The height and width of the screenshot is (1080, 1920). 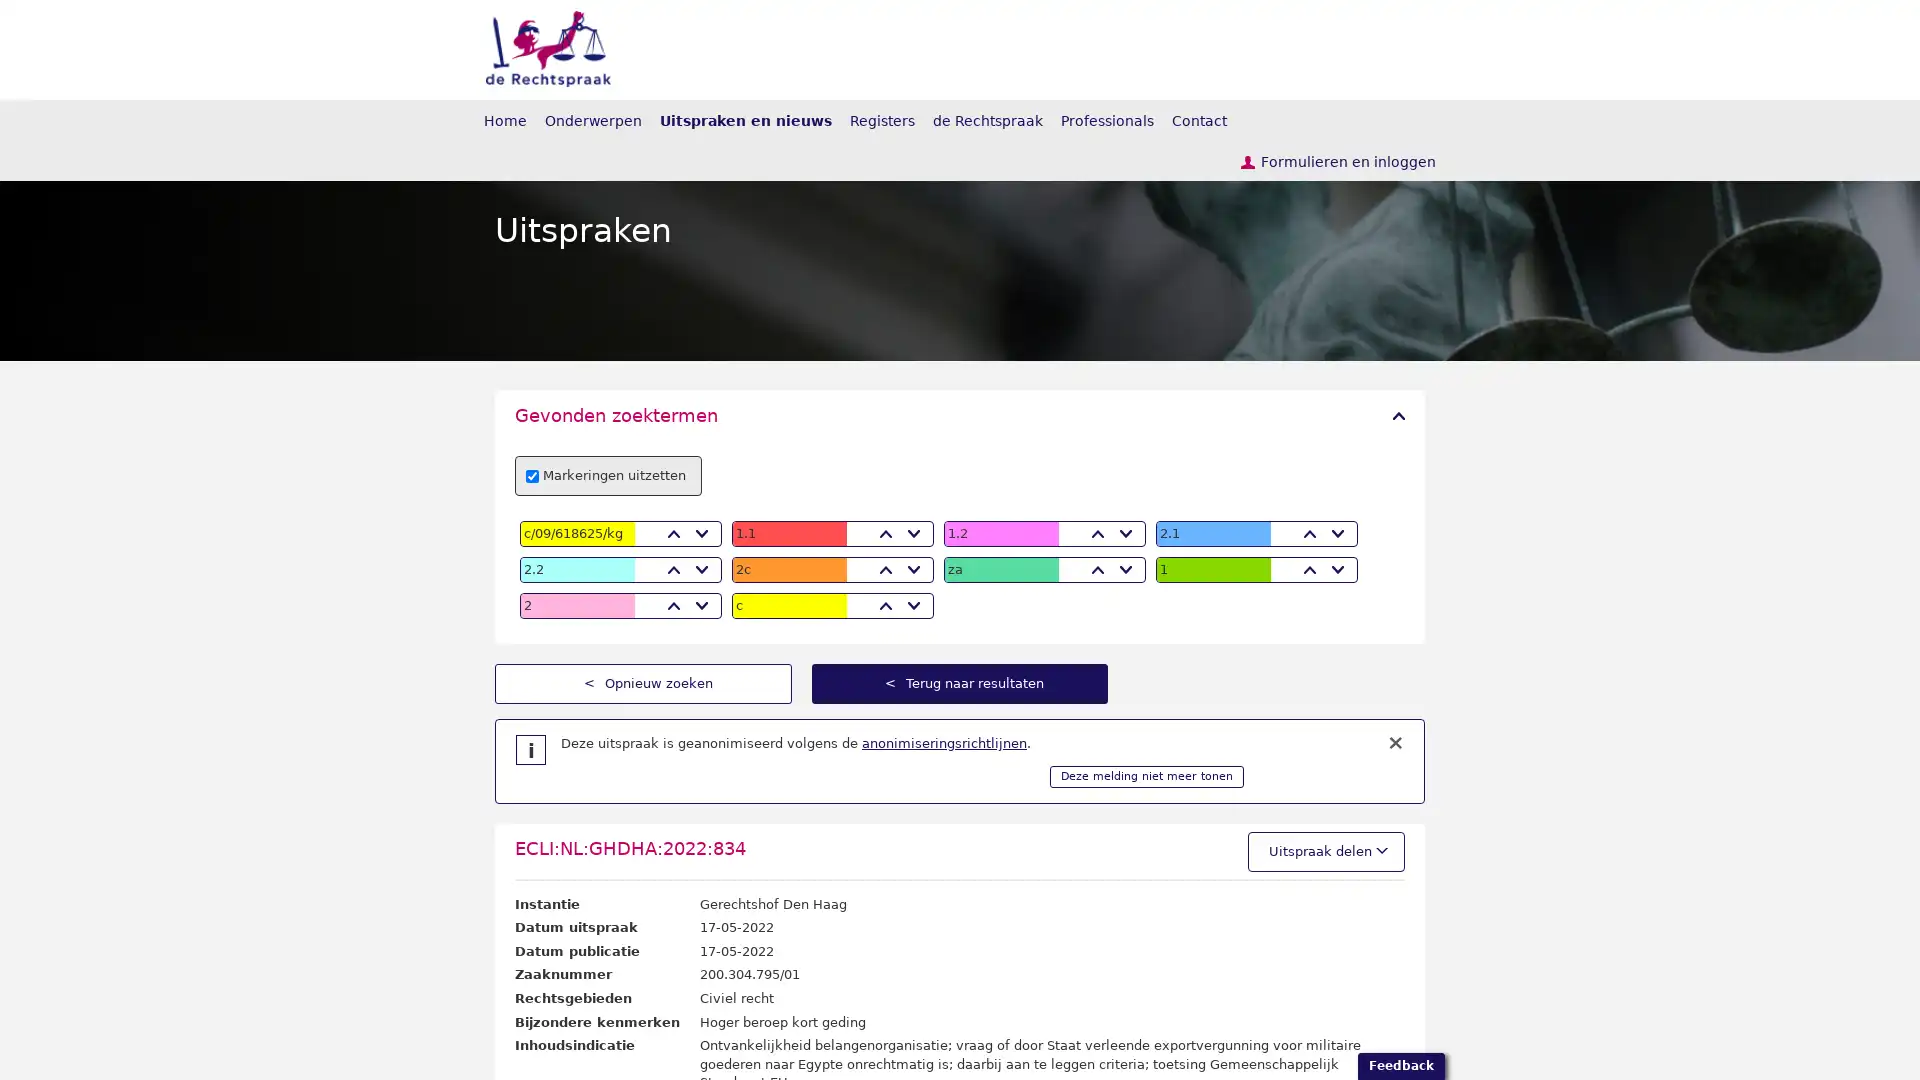 What do you see at coordinates (1146, 774) in the screenshot?
I see `Deze melding niet meer tonen` at bounding box center [1146, 774].